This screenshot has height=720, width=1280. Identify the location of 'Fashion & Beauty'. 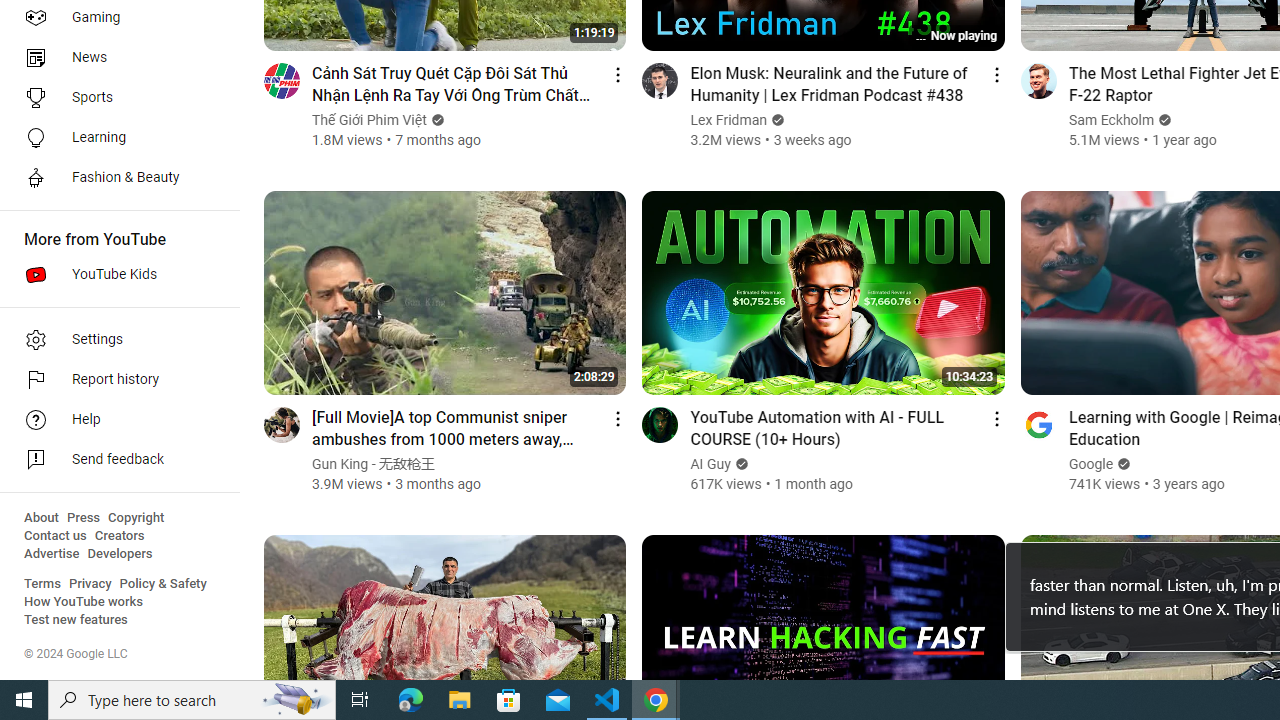
(112, 176).